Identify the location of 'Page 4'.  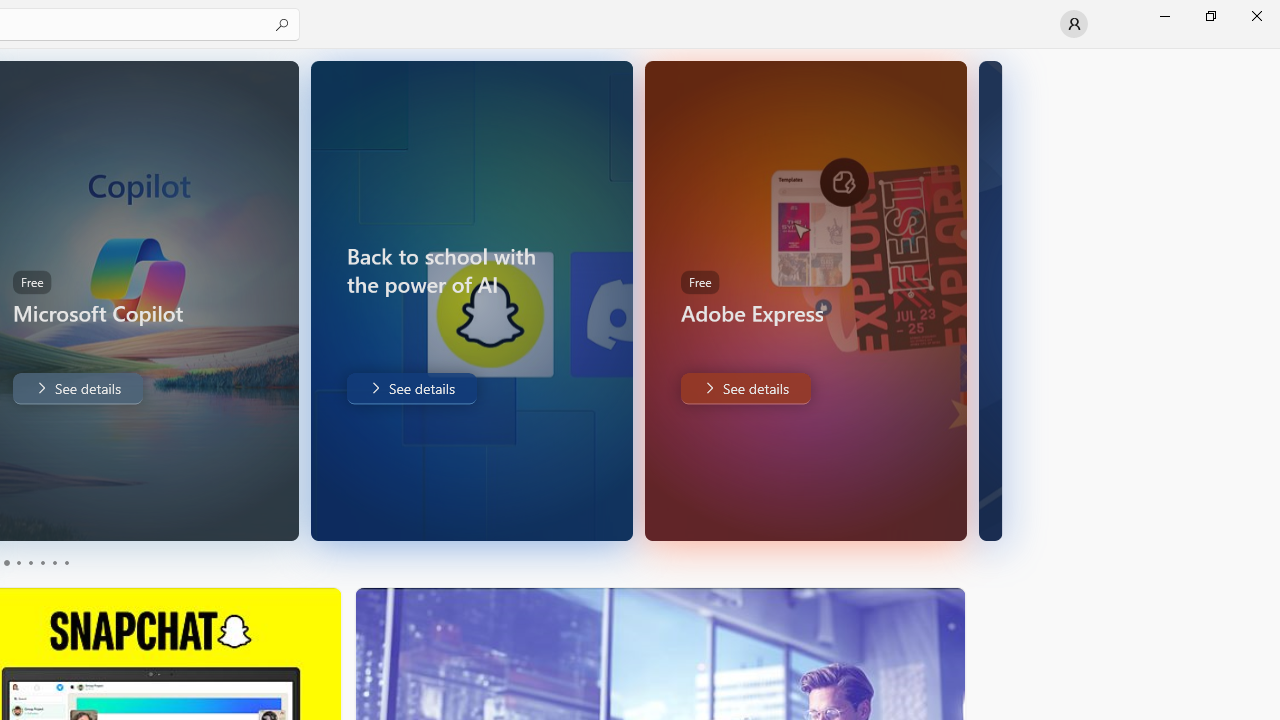
(42, 563).